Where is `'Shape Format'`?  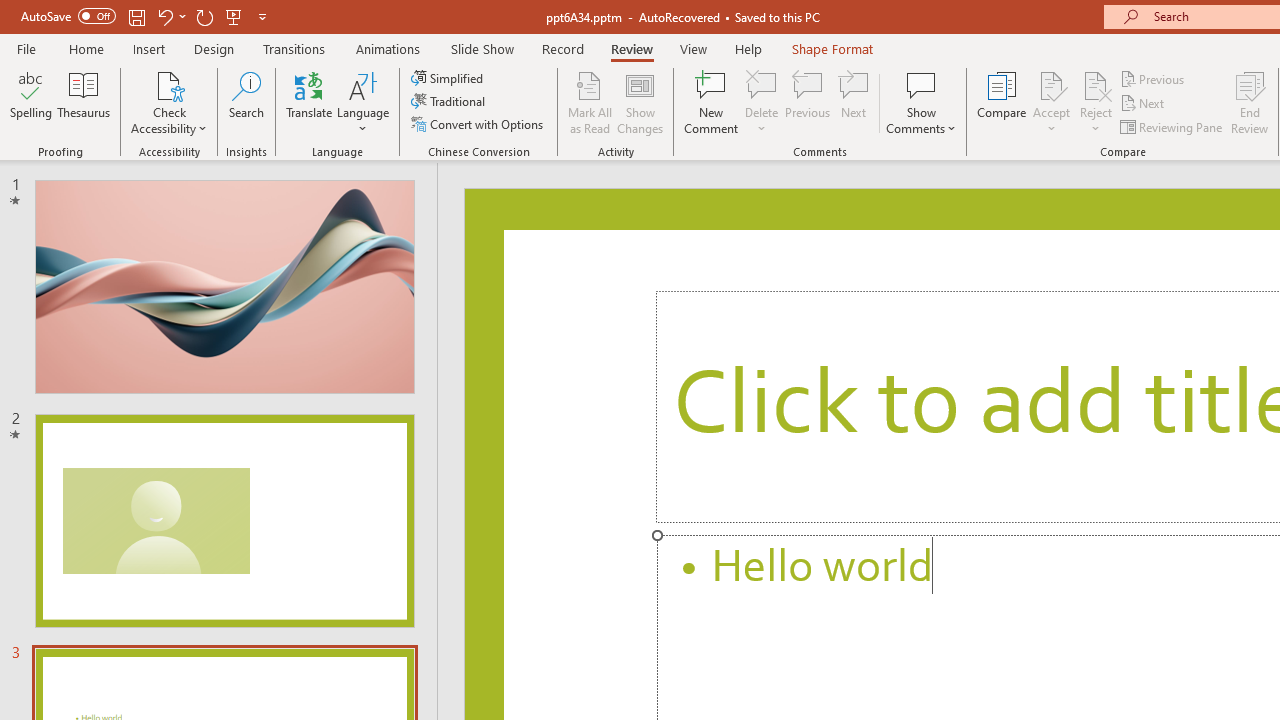 'Shape Format' is located at coordinates (832, 48).